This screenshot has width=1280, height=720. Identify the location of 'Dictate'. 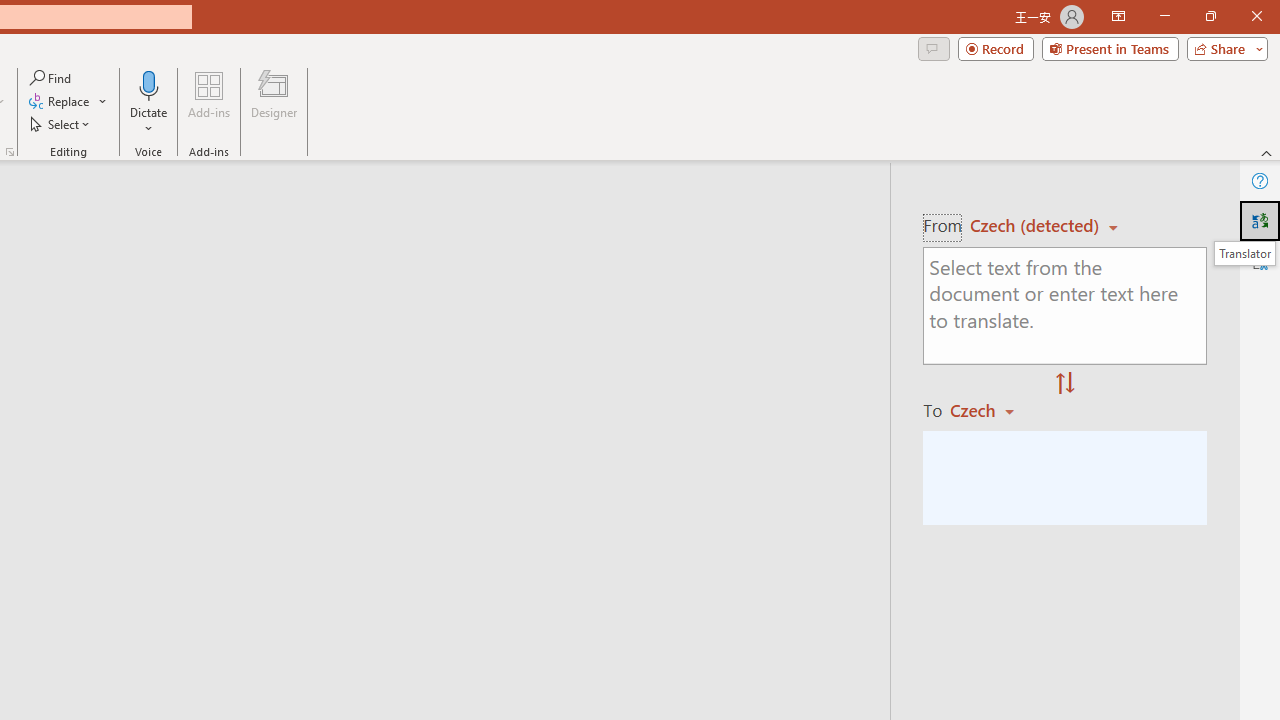
(148, 84).